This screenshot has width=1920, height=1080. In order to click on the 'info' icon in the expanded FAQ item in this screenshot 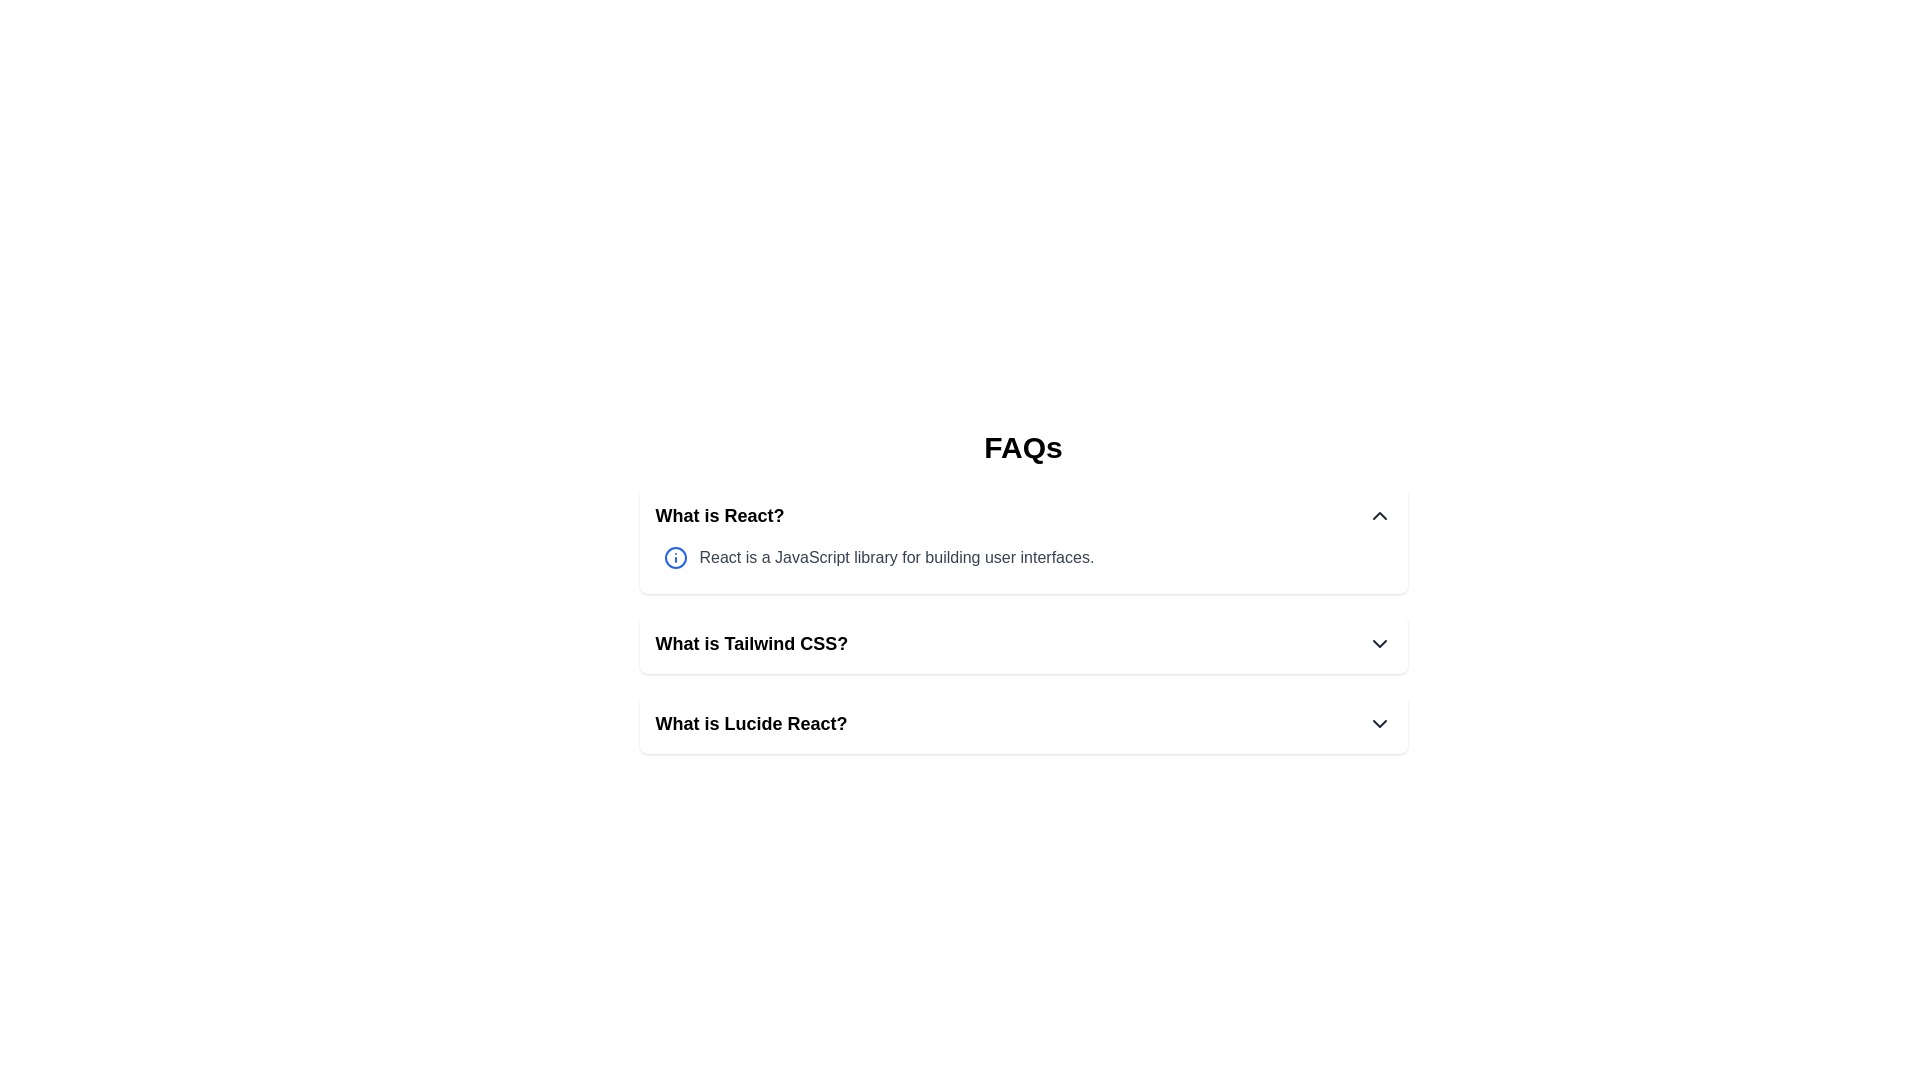, I will do `click(675, 558)`.